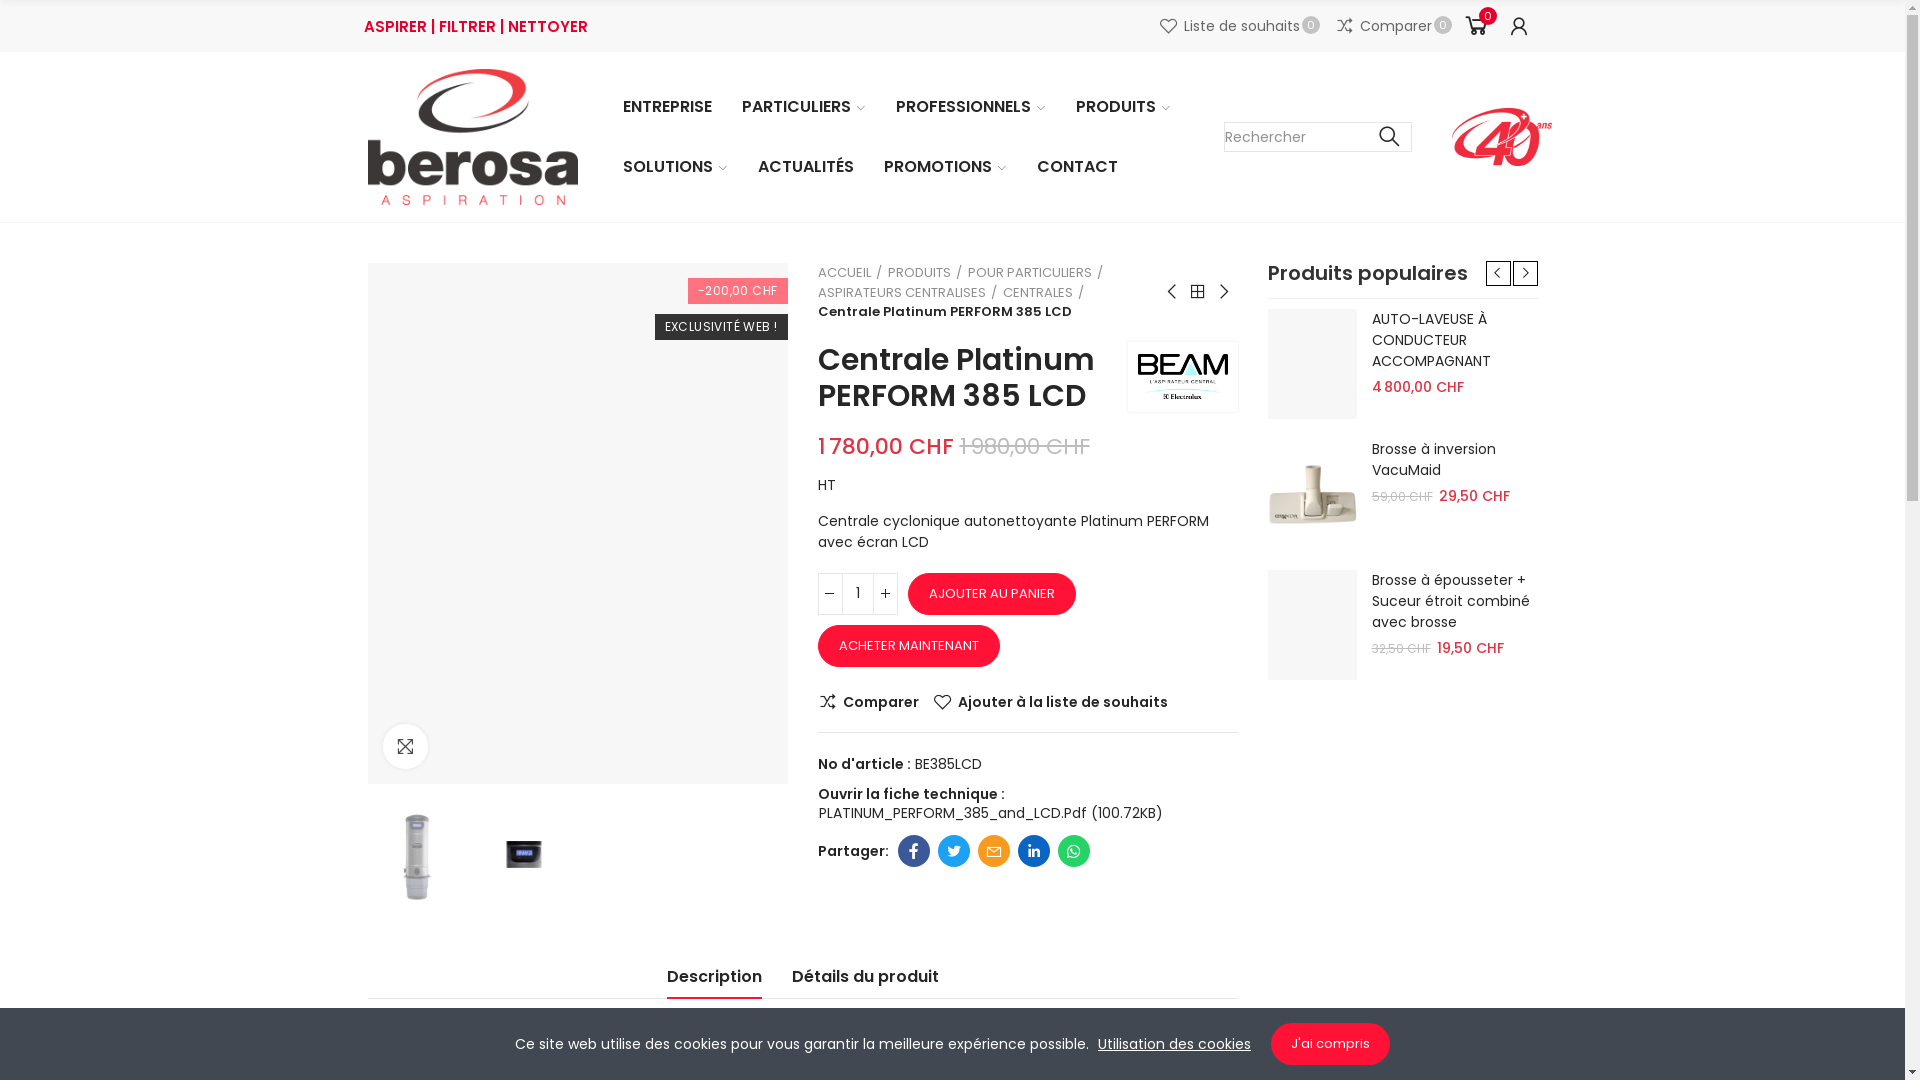  Describe the element at coordinates (912, 851) in the screenshot. I see `'Facebook'` at that location.